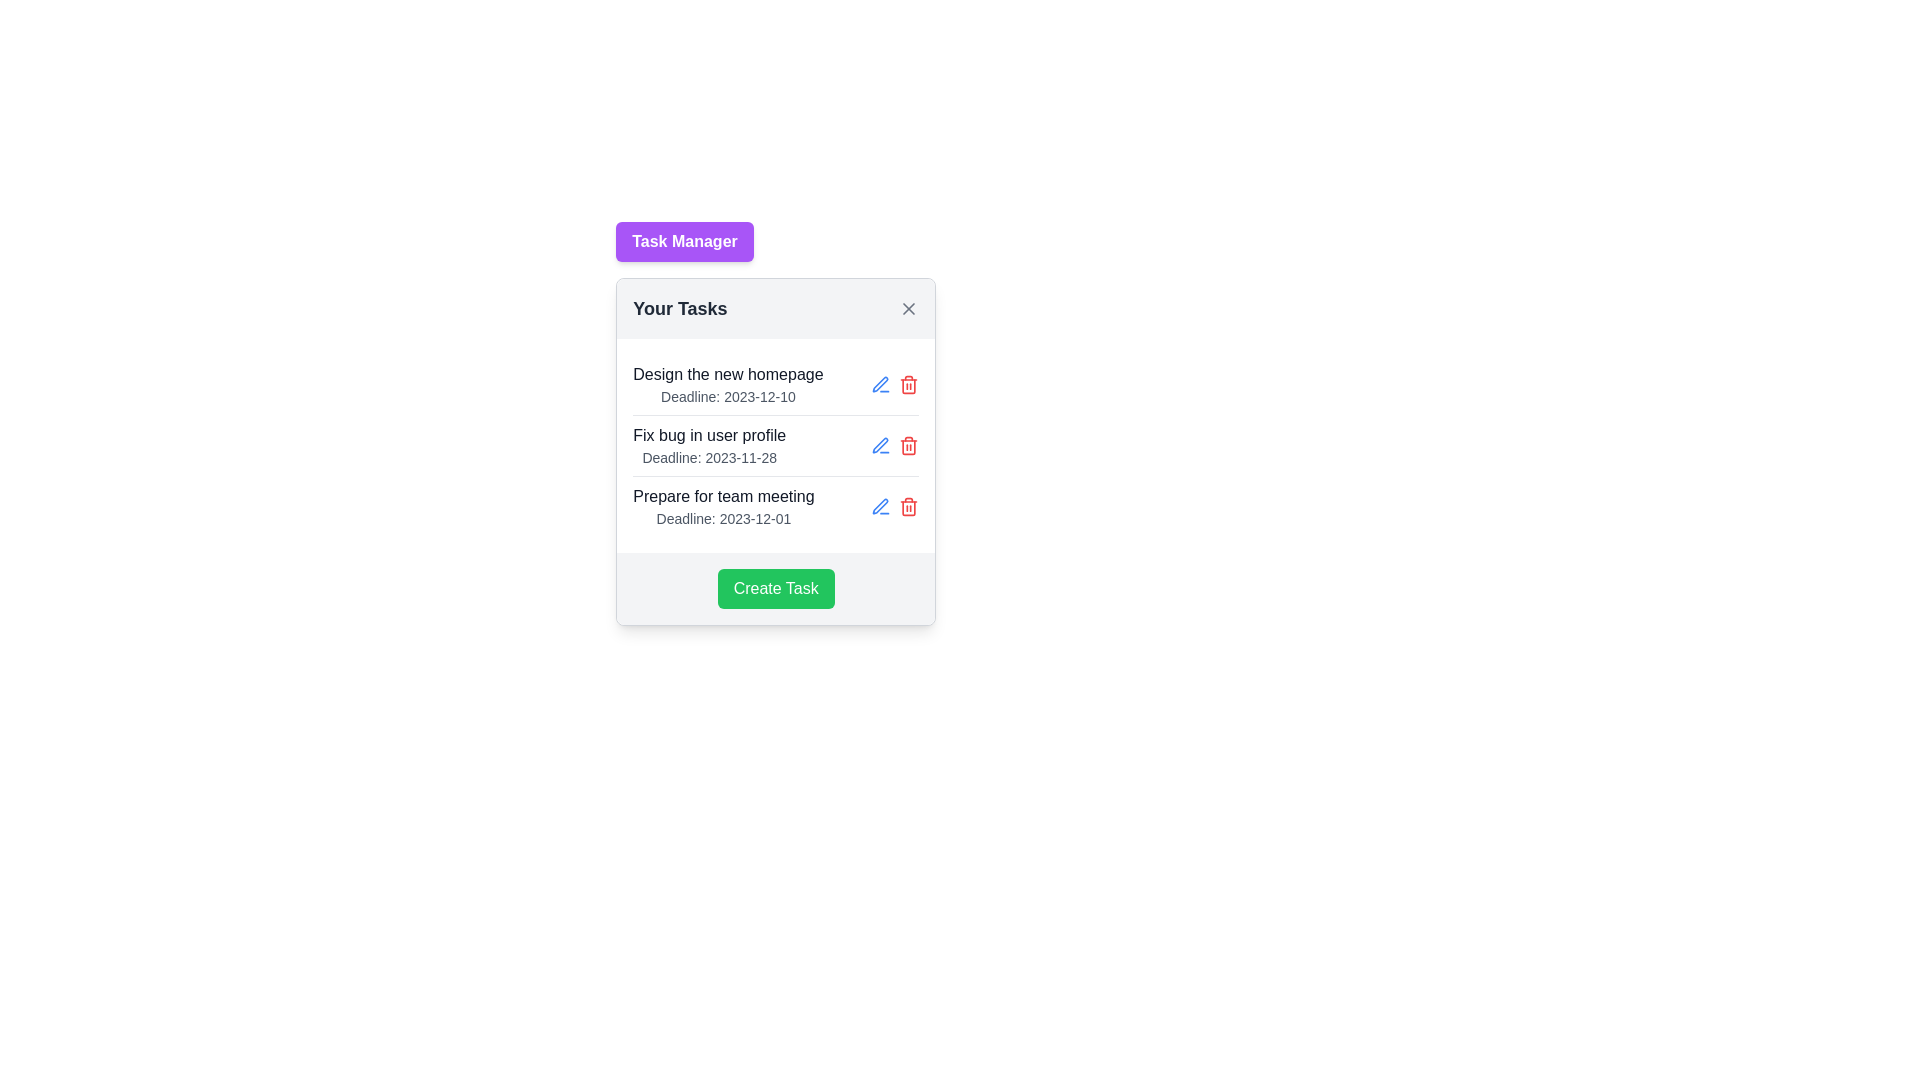 This screenshot has width=1920, height=1080. I want to click on the task entry displaying 'Fix bug in user profile' to view more details about the task, so click(775, 444).